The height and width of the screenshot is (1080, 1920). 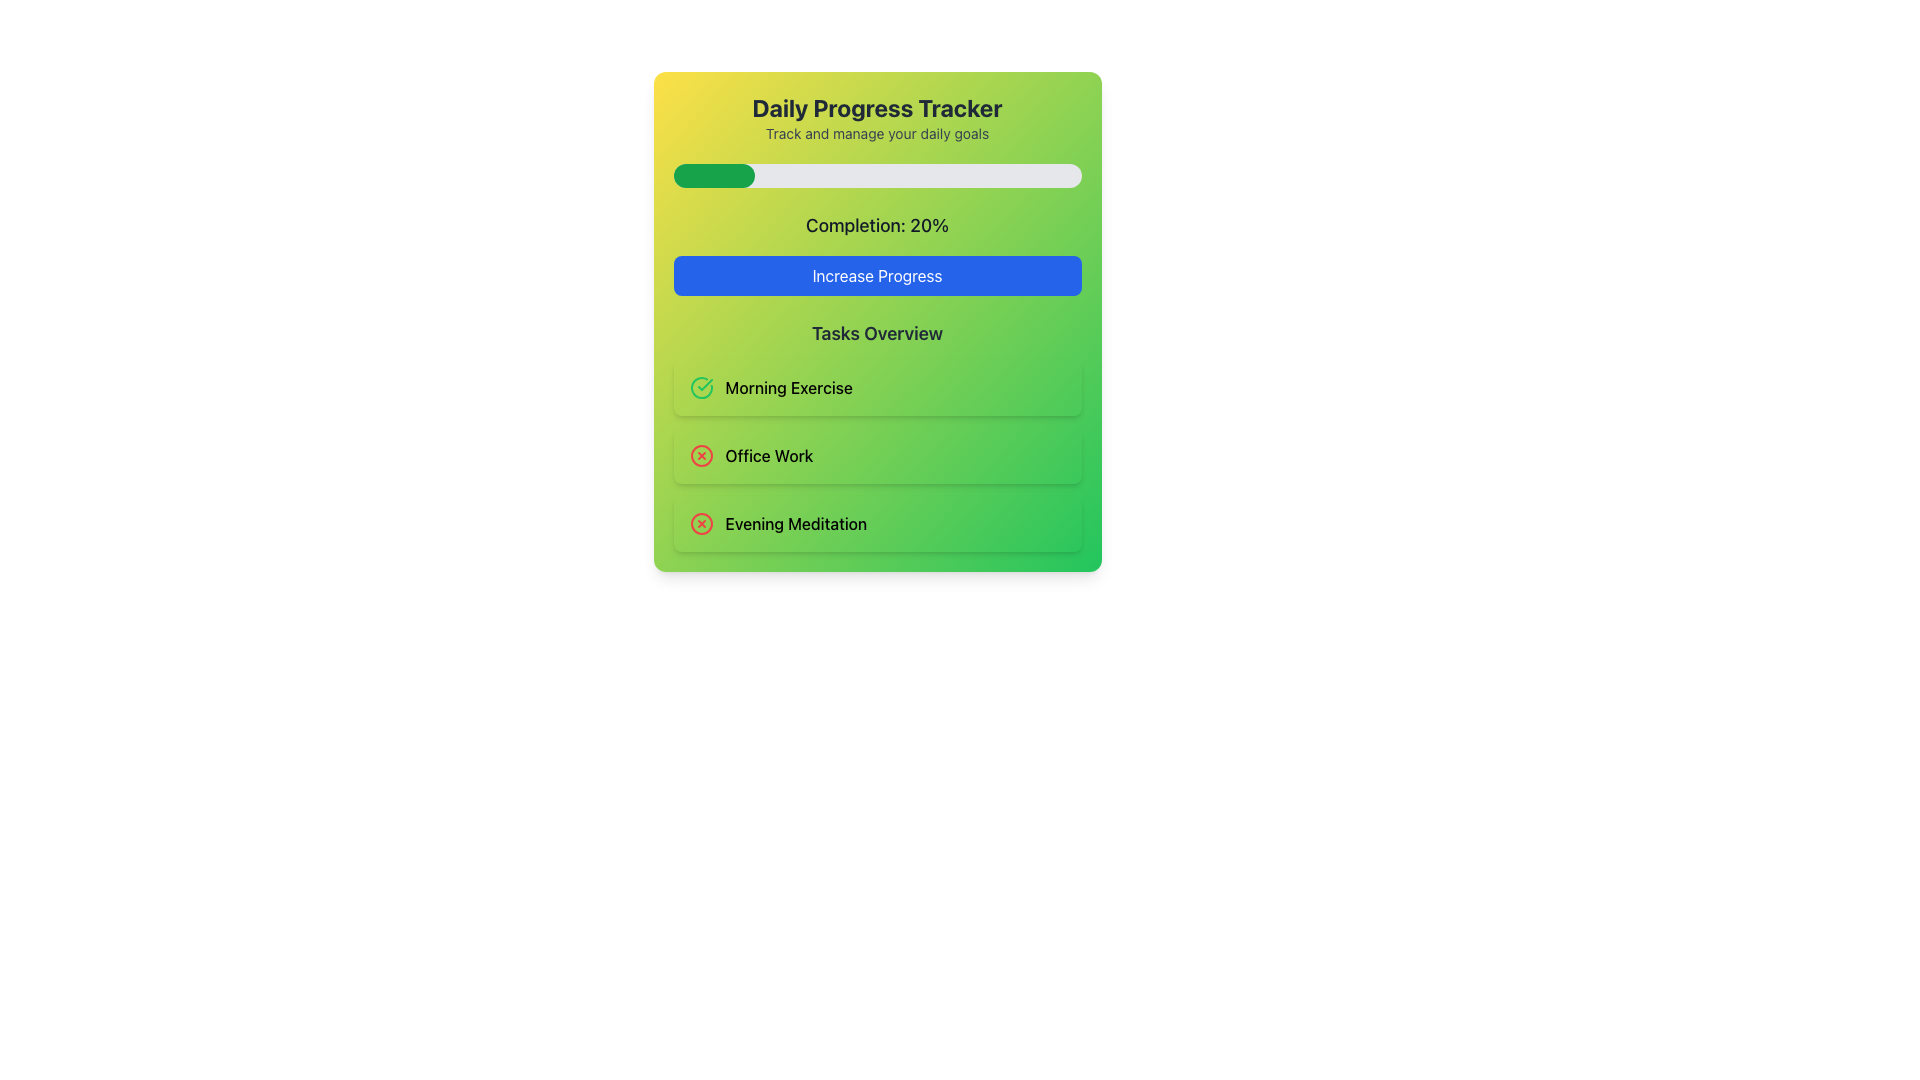 I want to click on the 'Increase Progress' button, which is a rectangular button with a blue background and white text, located centrally below the 'Completion: 20%' text, so click(x=877, y=276).